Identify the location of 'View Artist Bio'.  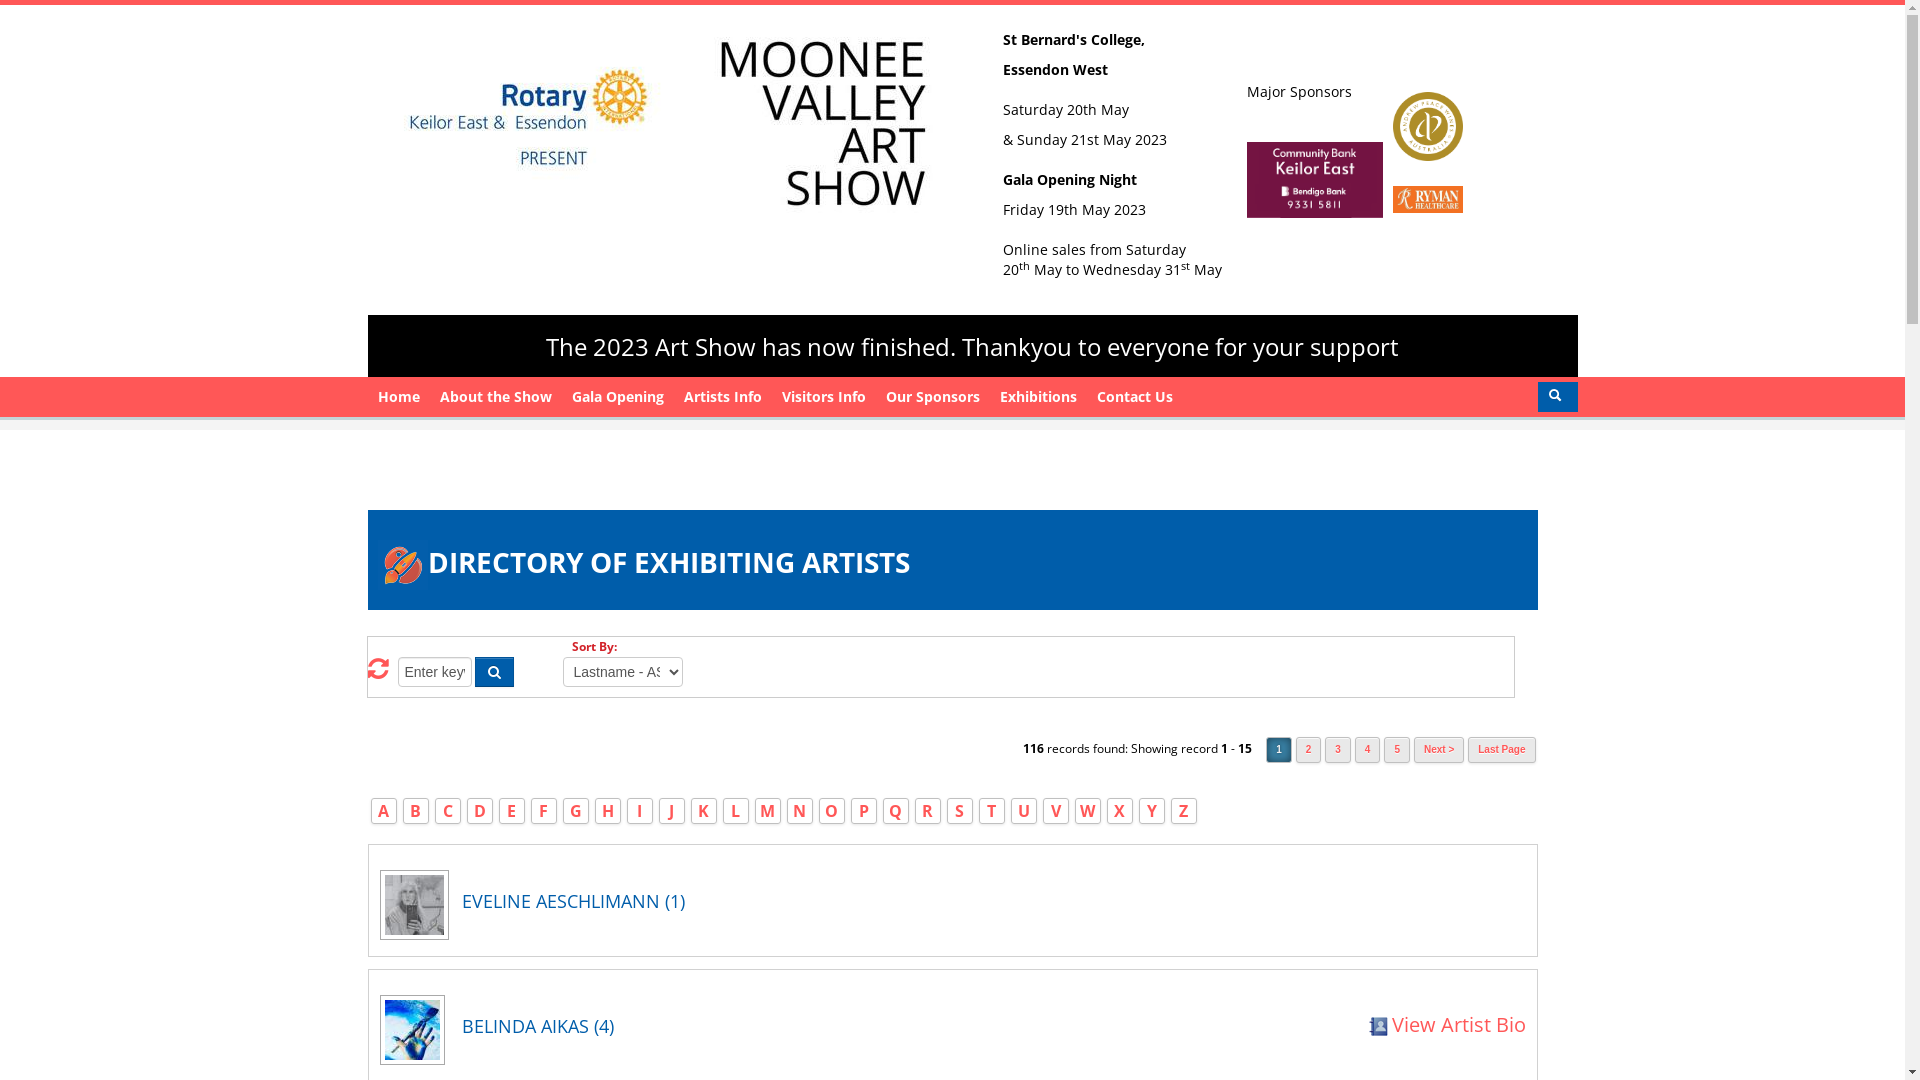
(1445, 1024).